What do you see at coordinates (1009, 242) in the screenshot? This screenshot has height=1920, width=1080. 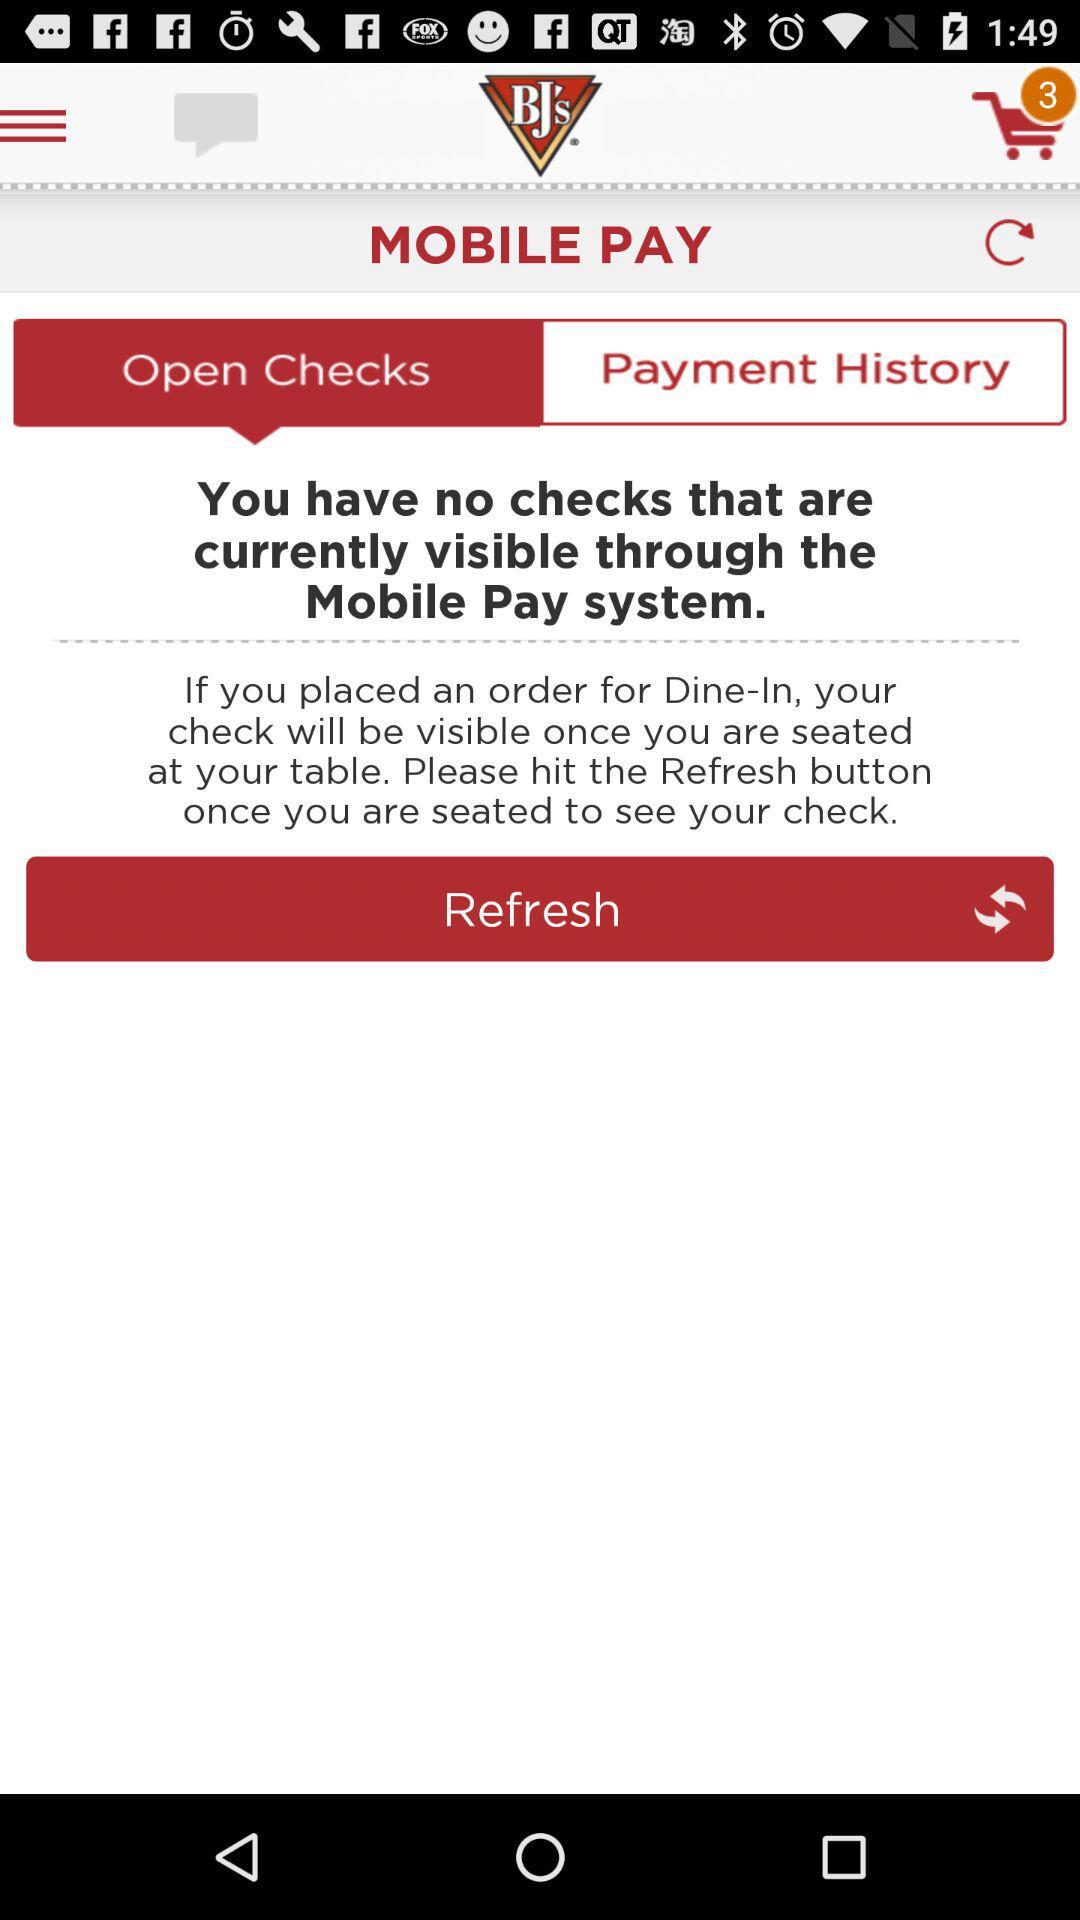 I see `reloaded user` at bounding box center [1009, 242].